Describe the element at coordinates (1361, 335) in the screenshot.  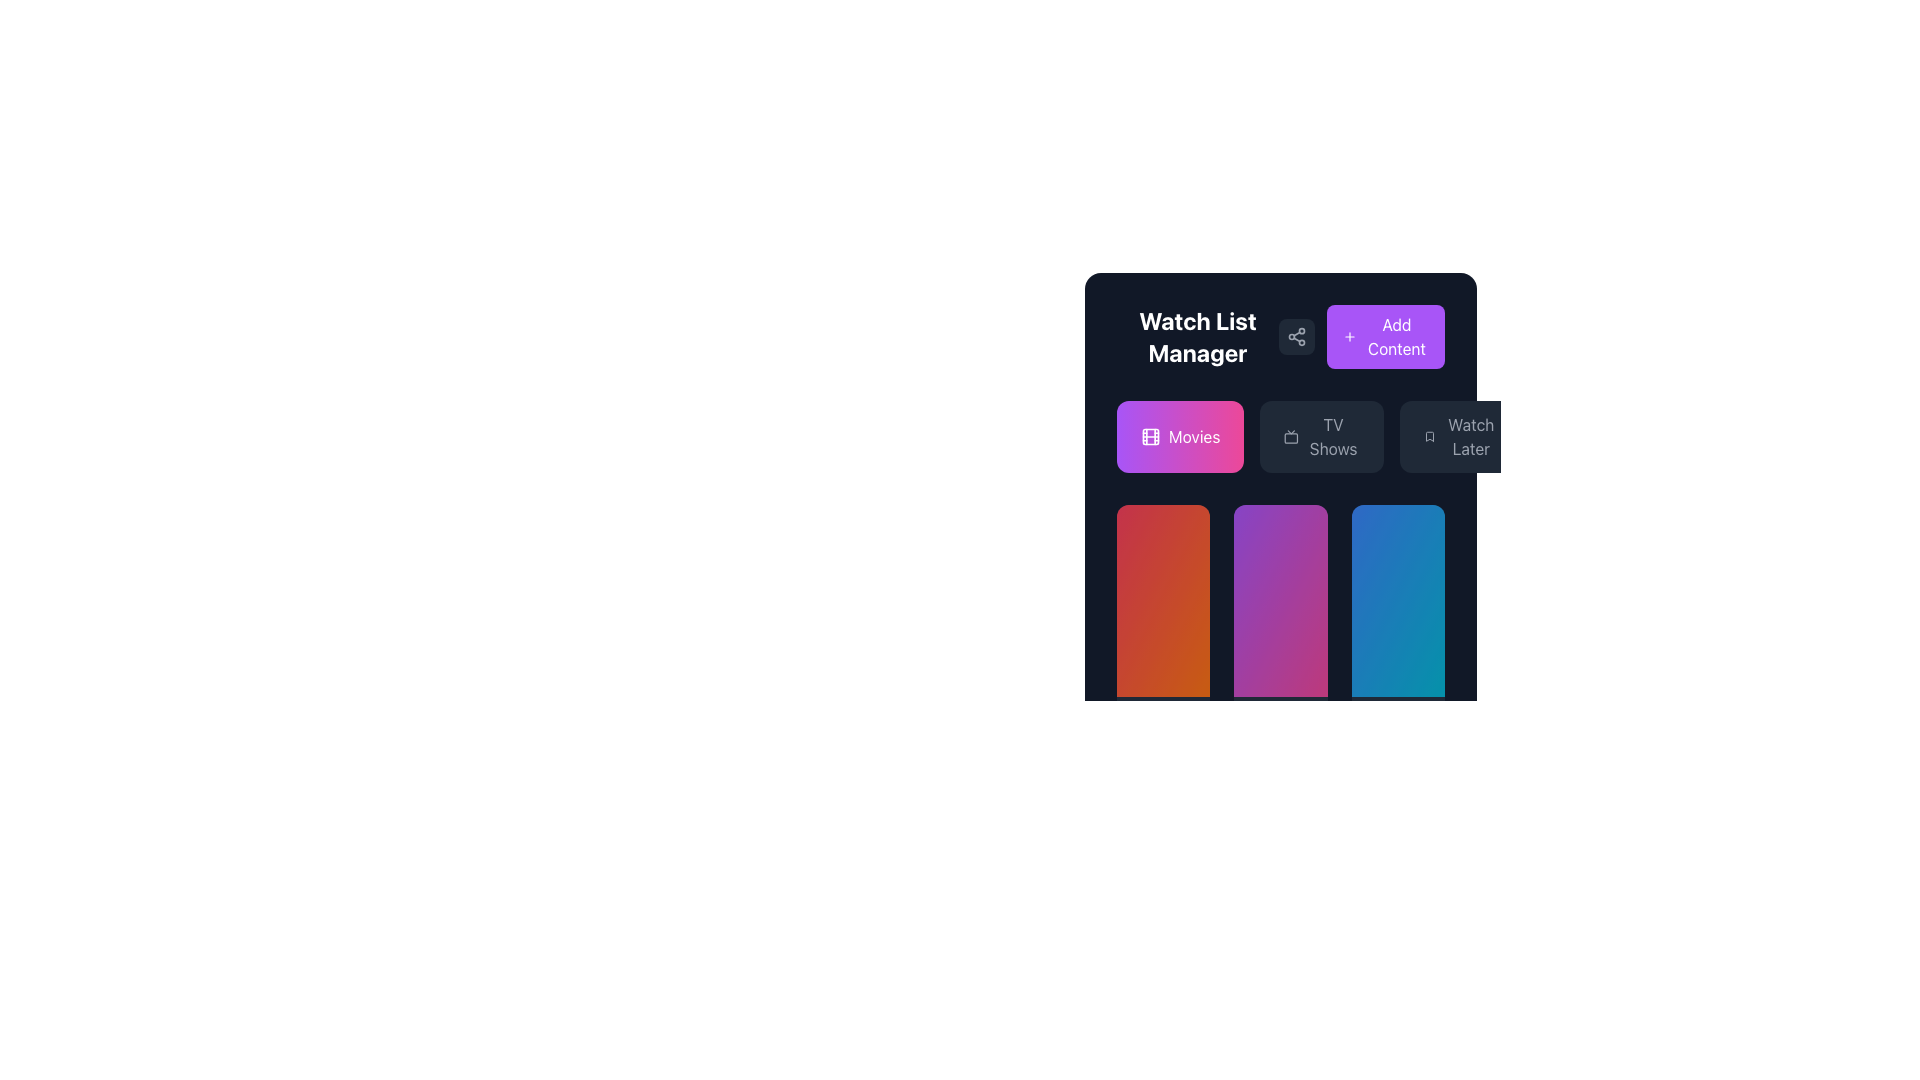
I see `the purple 'Add Content' button with a white plus icon located in the 'Watch List Manager' panel` at that location.